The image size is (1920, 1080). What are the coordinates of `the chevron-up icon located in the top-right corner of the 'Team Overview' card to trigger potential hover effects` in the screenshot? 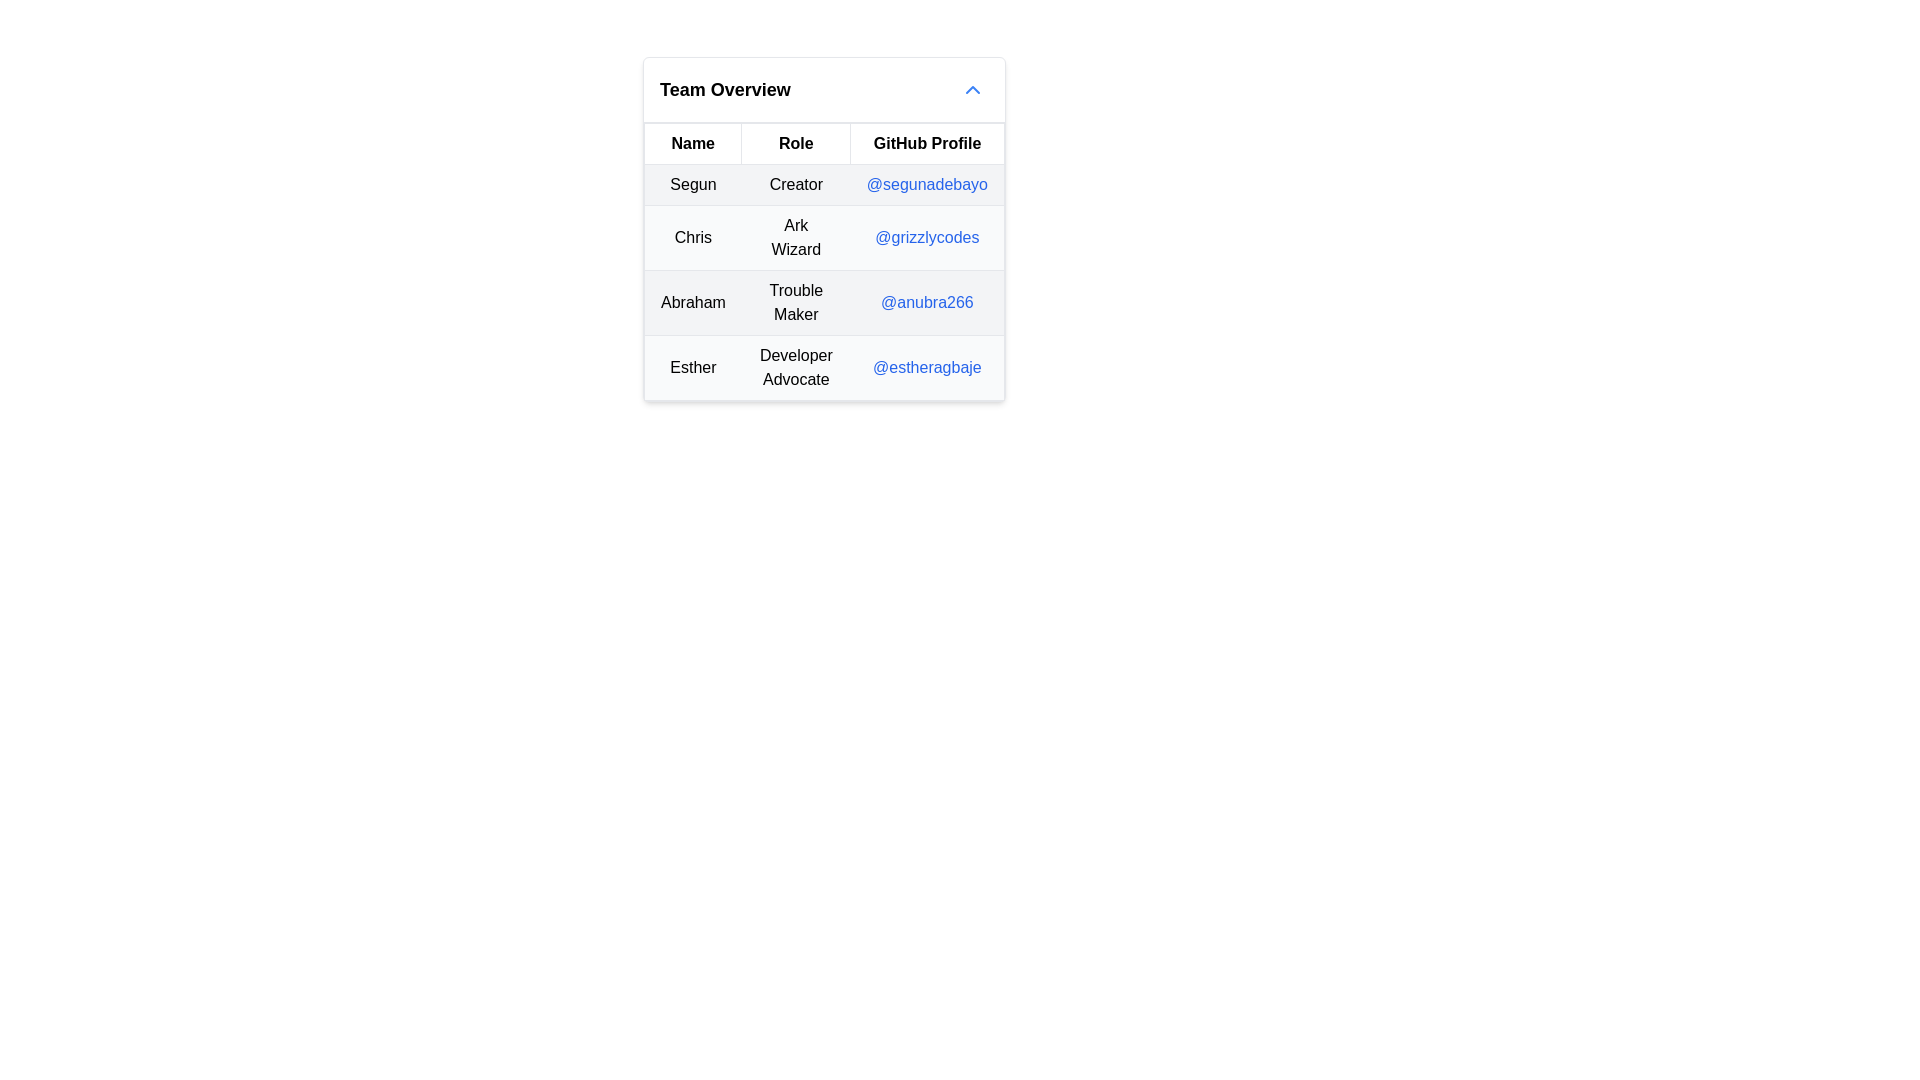 It's located at (973, 88).